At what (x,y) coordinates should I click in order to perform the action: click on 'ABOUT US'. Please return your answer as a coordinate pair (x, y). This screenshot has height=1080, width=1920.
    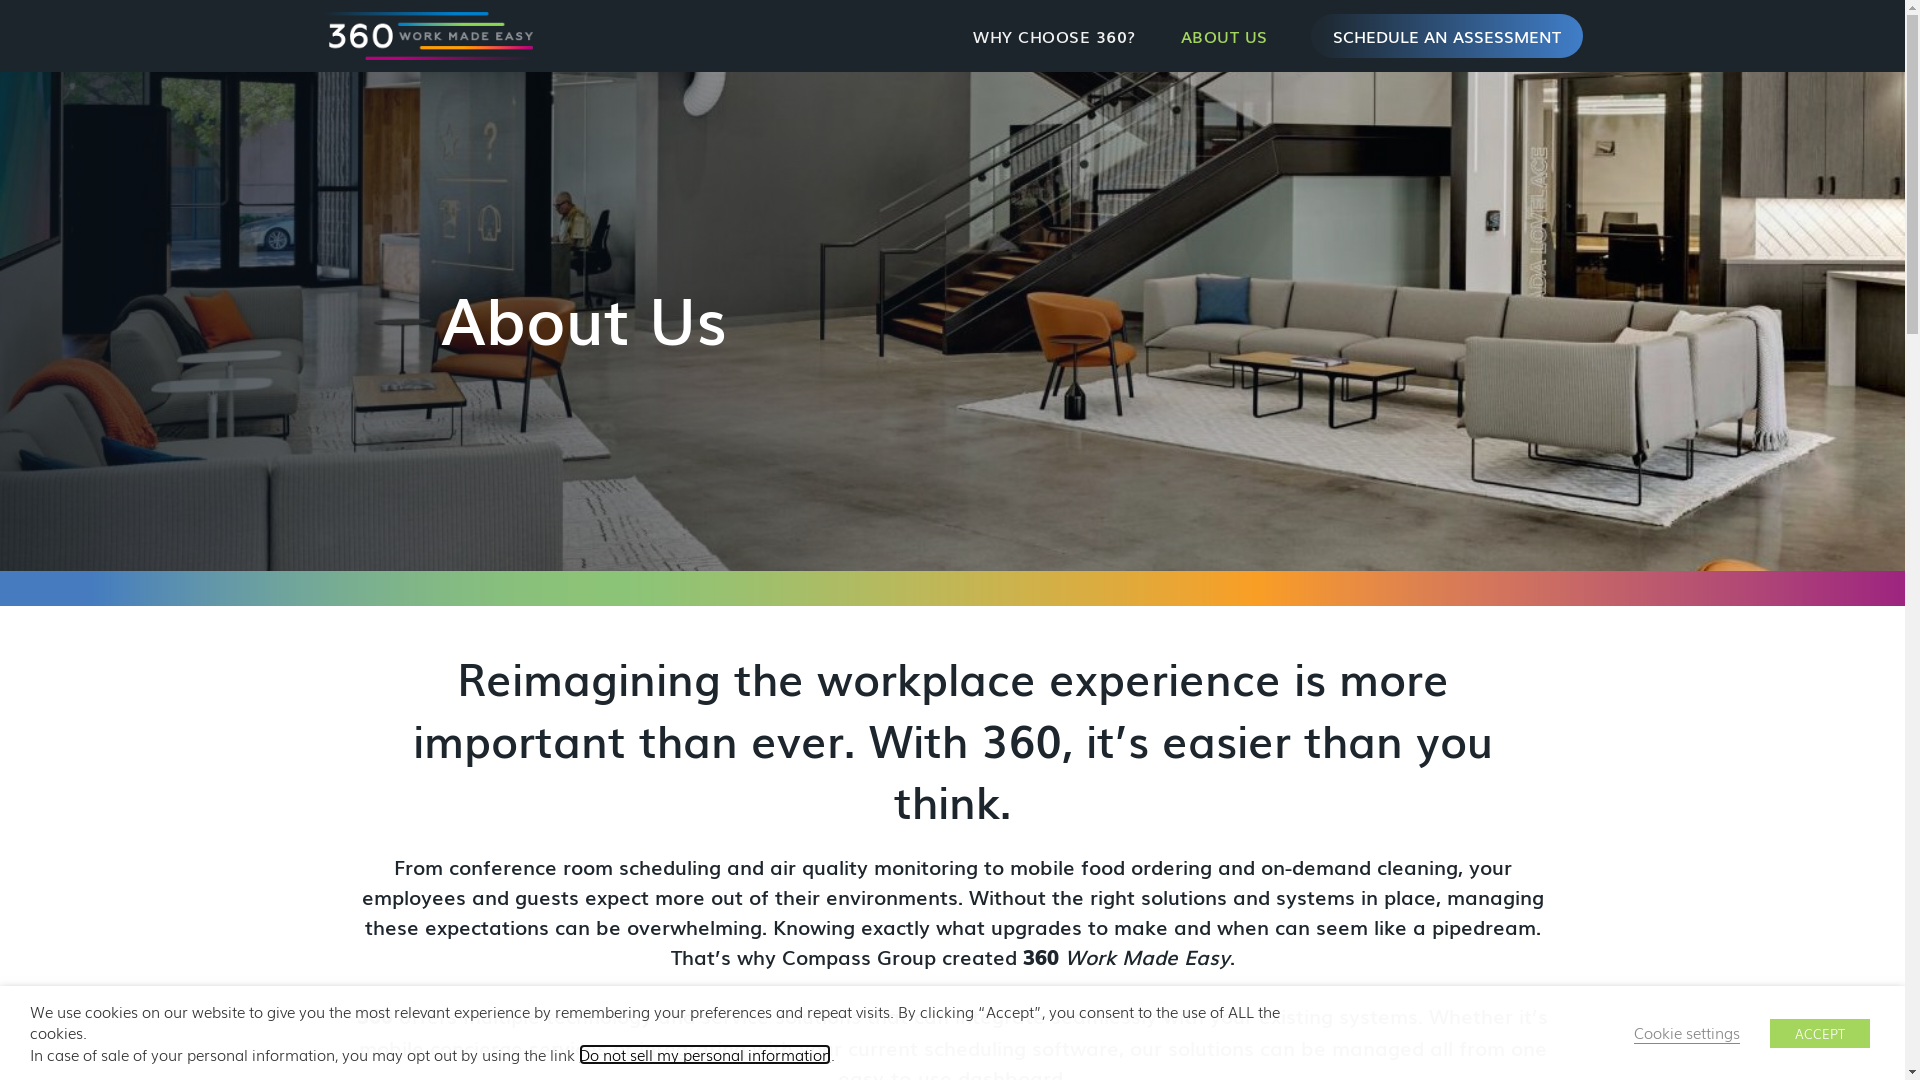
    Looking at the image, I should click on (1223, 35).